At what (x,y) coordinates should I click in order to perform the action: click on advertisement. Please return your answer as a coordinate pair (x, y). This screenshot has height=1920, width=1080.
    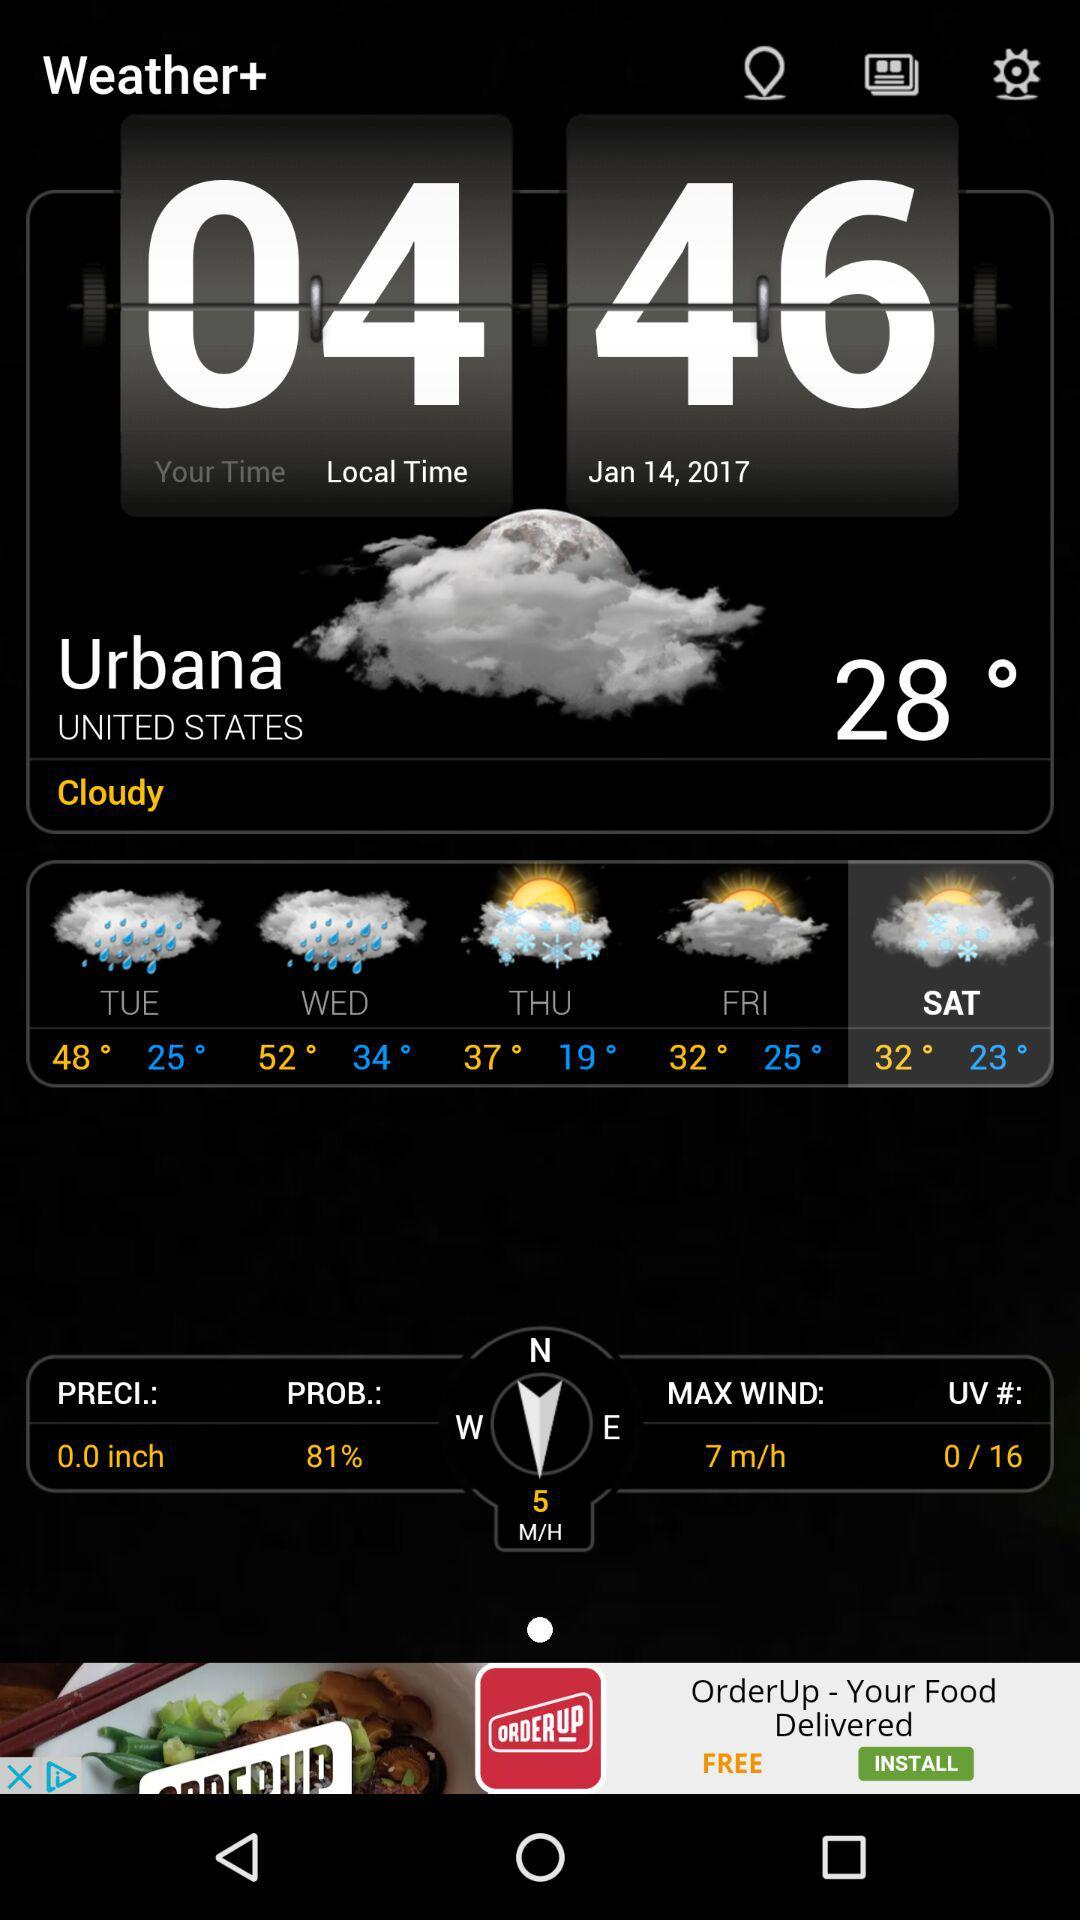
    Looking at the image, I should click on (540, 1727).